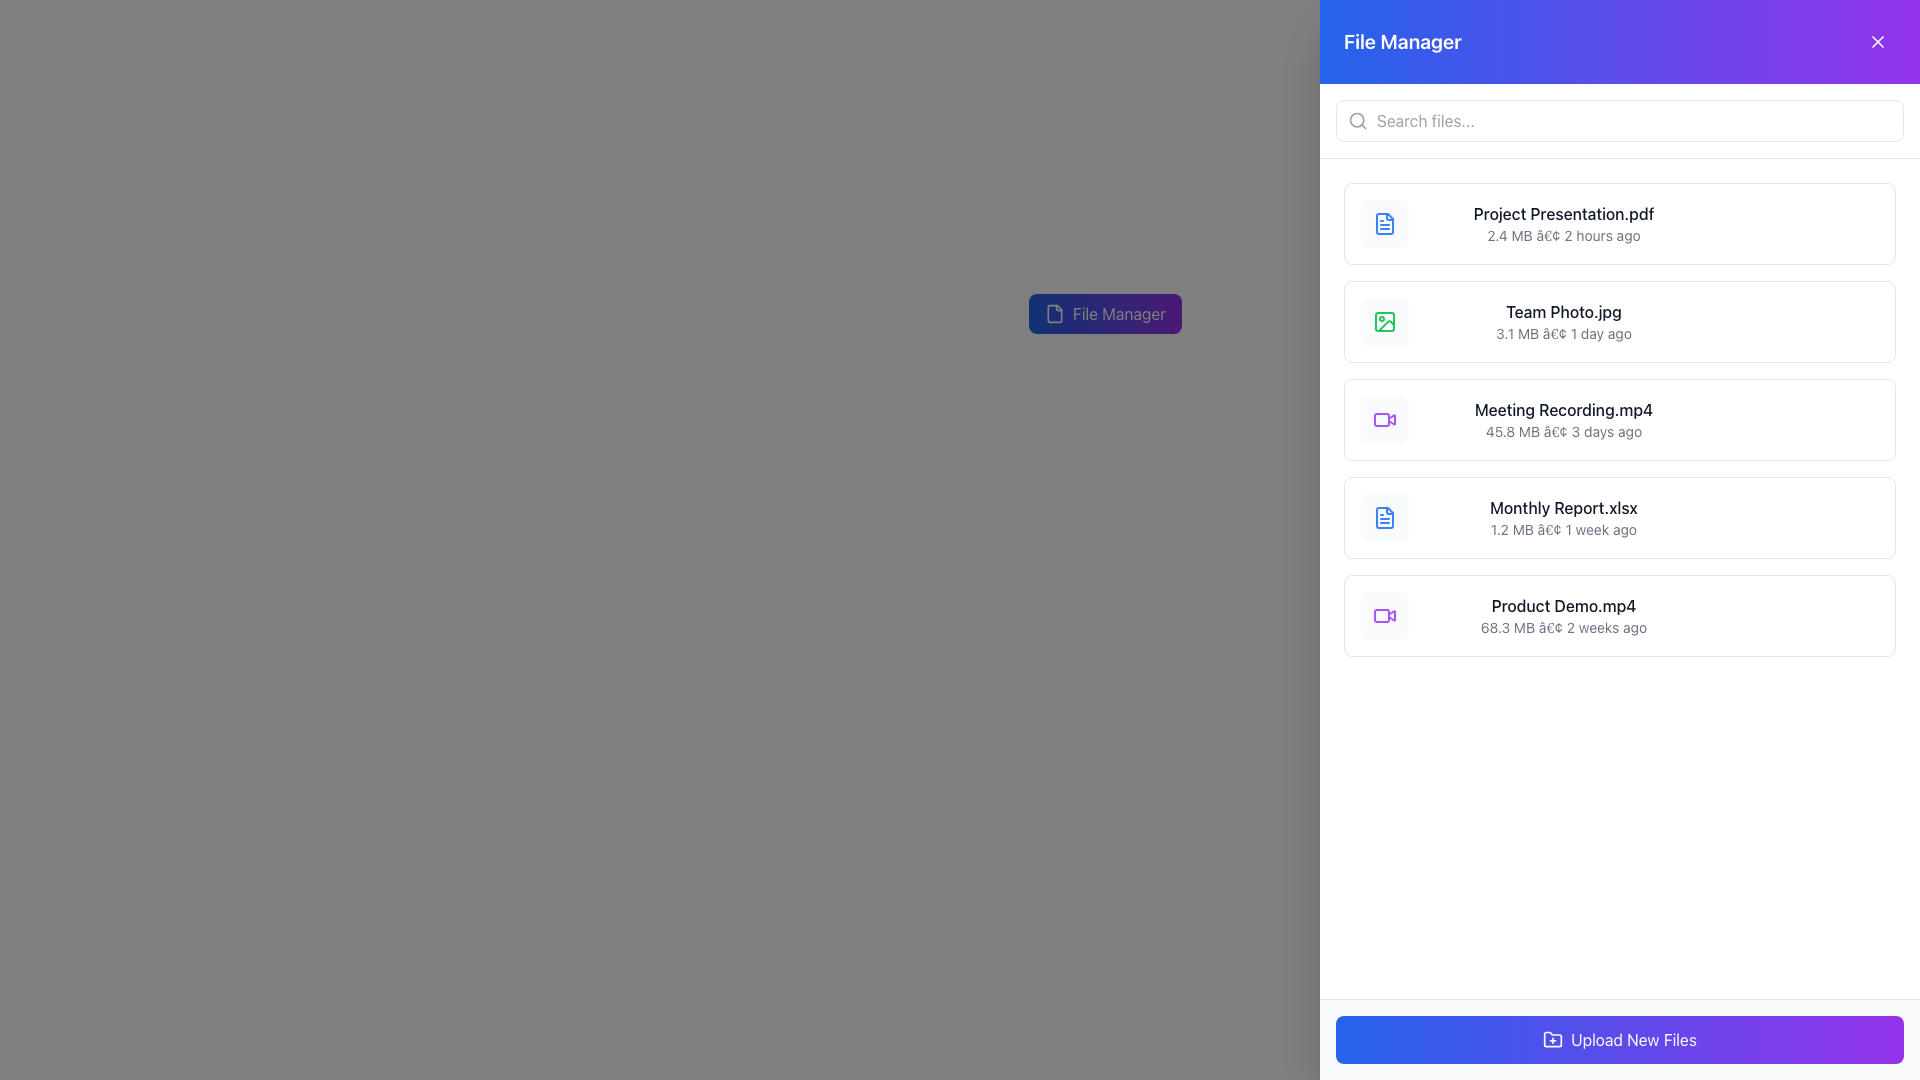  Describe the element at coordinates (1384, 516) in the screenshot. I see `the file icon representing 'Monthly Report.xlsx' located on the right-hand panel of the UI` at that location.